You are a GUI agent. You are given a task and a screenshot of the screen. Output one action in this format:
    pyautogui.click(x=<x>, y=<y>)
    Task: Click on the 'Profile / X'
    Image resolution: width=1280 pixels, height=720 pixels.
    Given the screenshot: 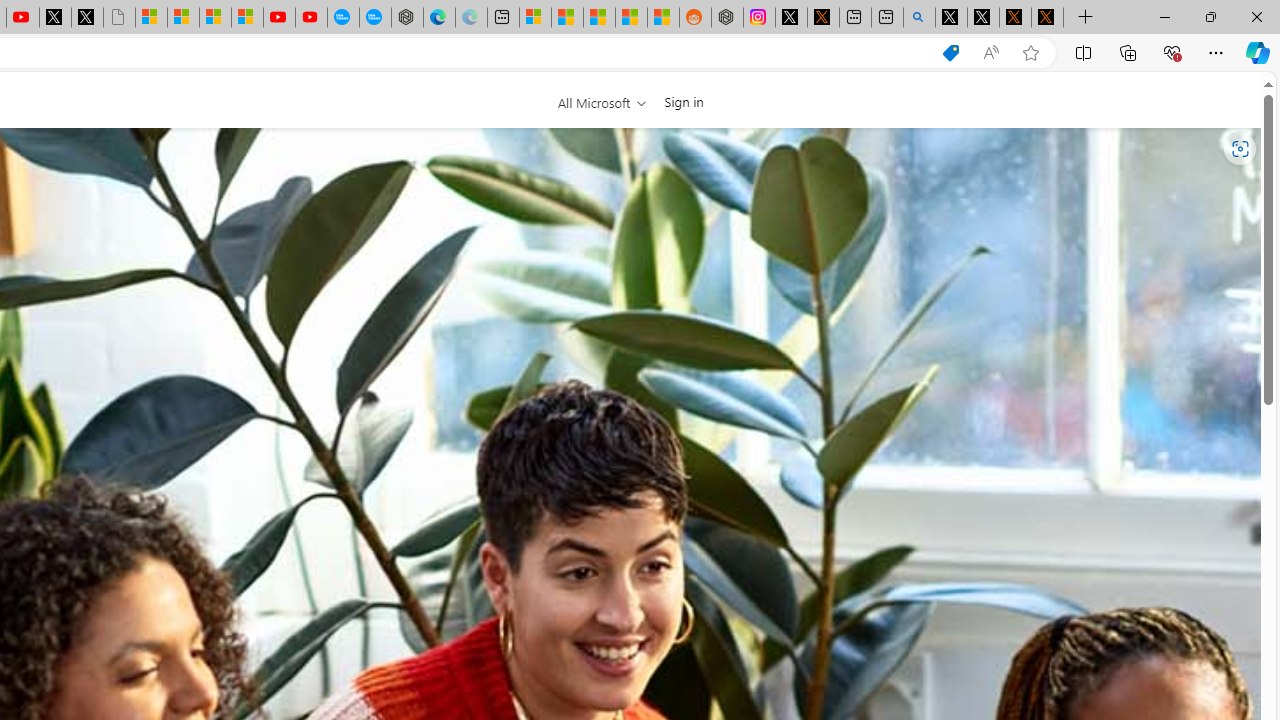 What is the action you would take?
    pyautogui.click(x=950, y=17)
    